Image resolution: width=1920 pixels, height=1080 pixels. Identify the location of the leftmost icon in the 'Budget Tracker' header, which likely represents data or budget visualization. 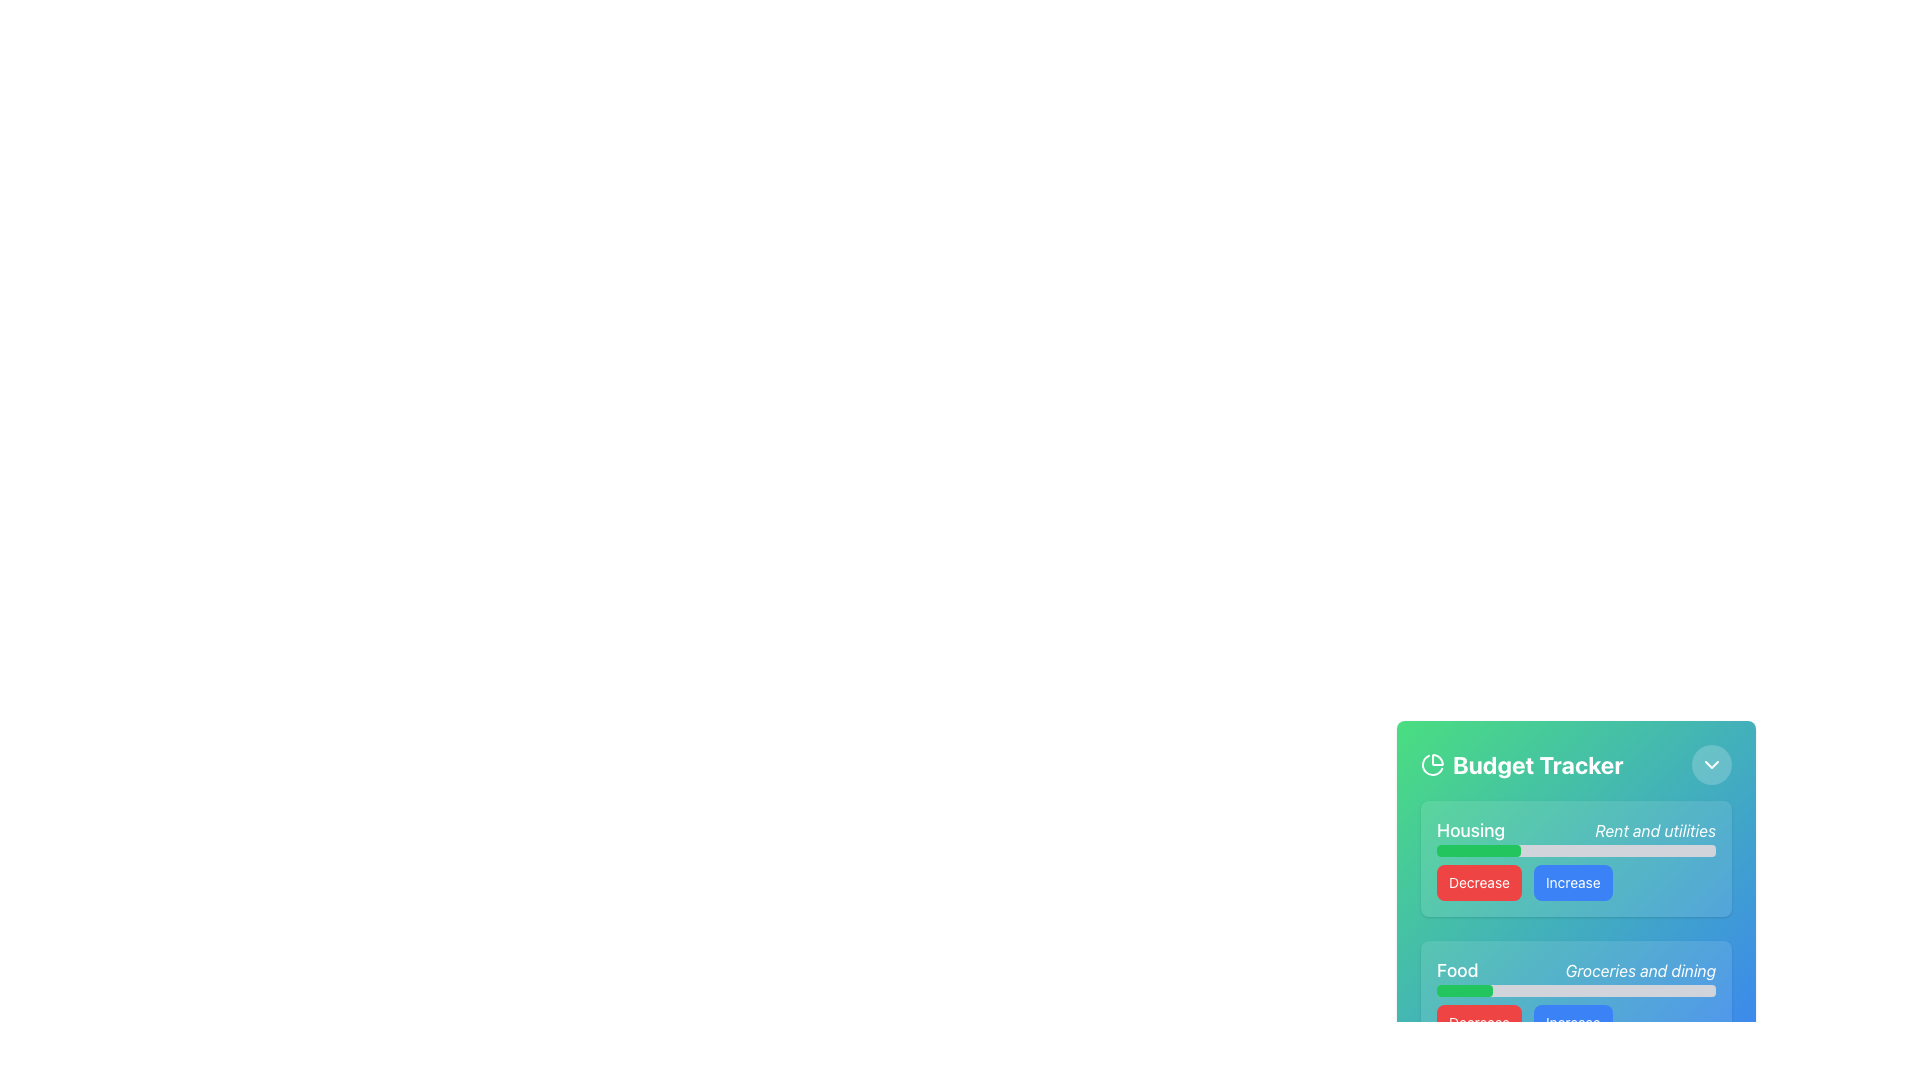
(1432, 764).